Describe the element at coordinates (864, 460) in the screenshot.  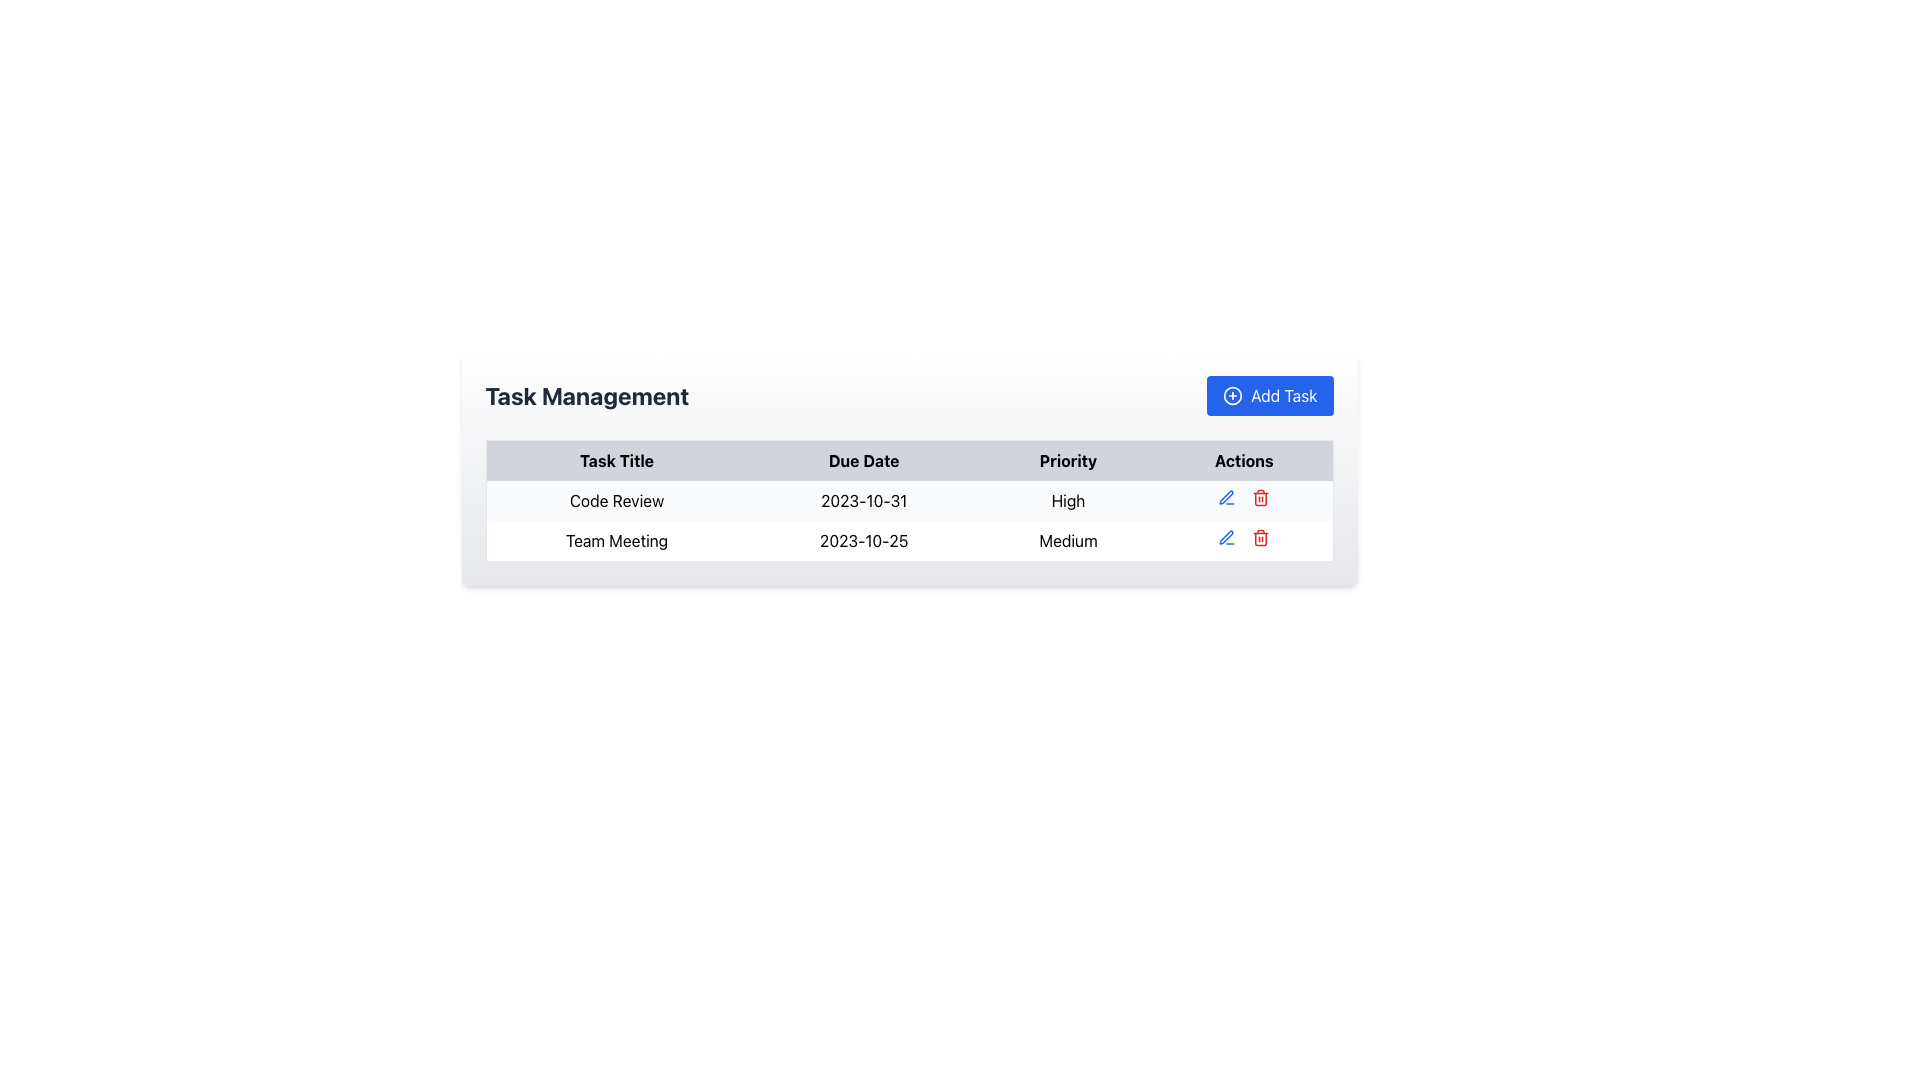
I see `the 'Due Date' label, which is the second column header of the table in the 'Task Management' section, styled with bold text and a light gray background` at that location.